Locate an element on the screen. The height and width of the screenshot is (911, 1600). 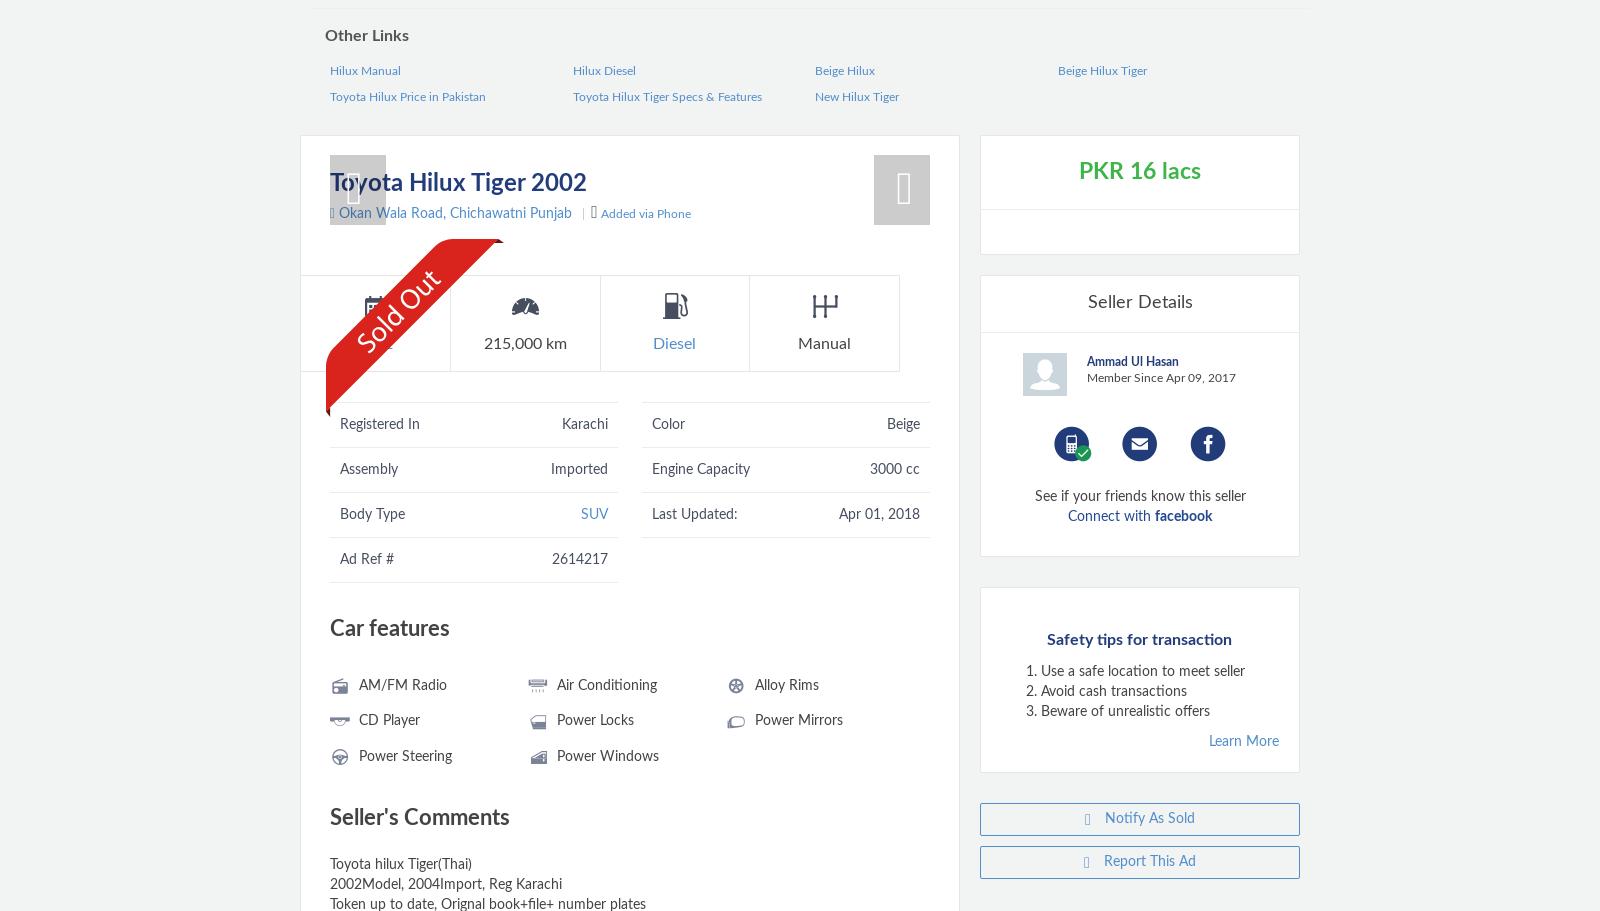
'AM/FM Radio' is located at coordinates (400, 683).